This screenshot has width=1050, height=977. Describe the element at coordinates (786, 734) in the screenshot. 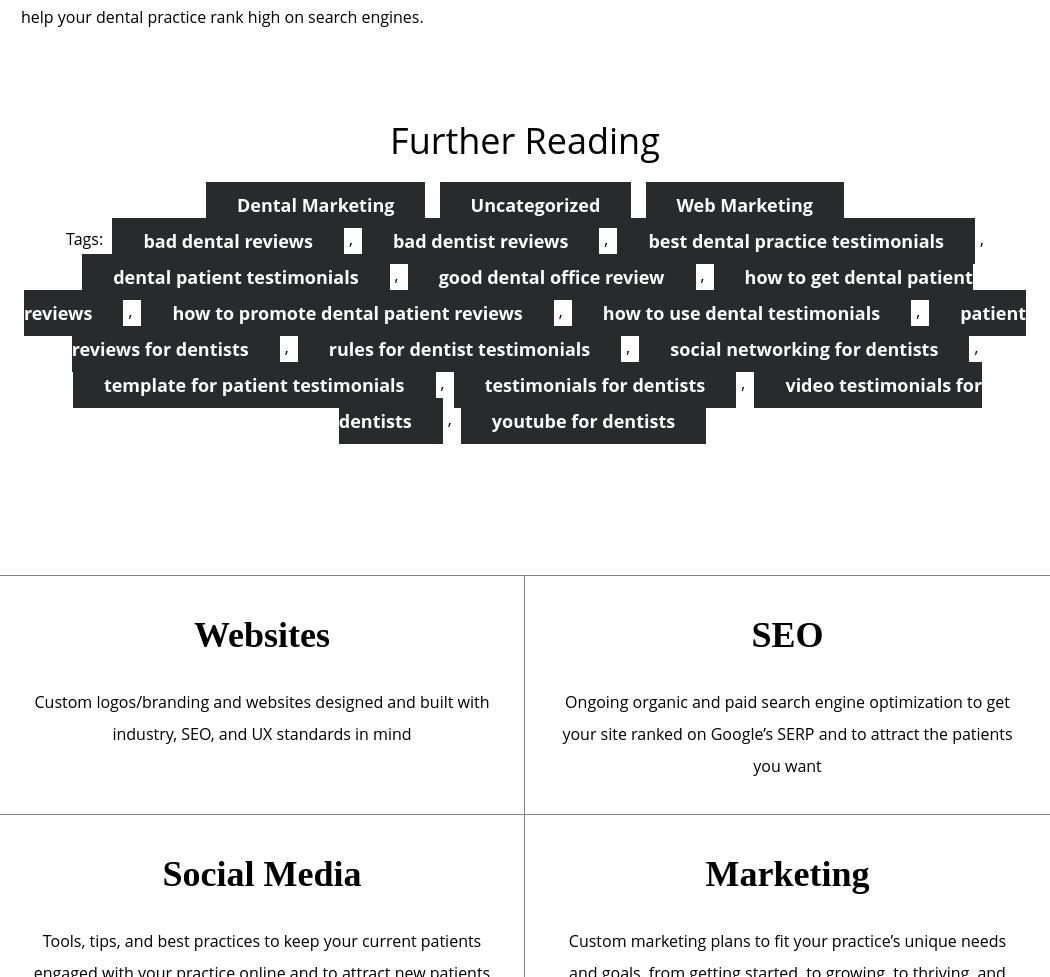

I see `'Ongoing organic and paid search engine optimization to get your site ranked on Google’s SERP and to attract the patients you want'` at that location.